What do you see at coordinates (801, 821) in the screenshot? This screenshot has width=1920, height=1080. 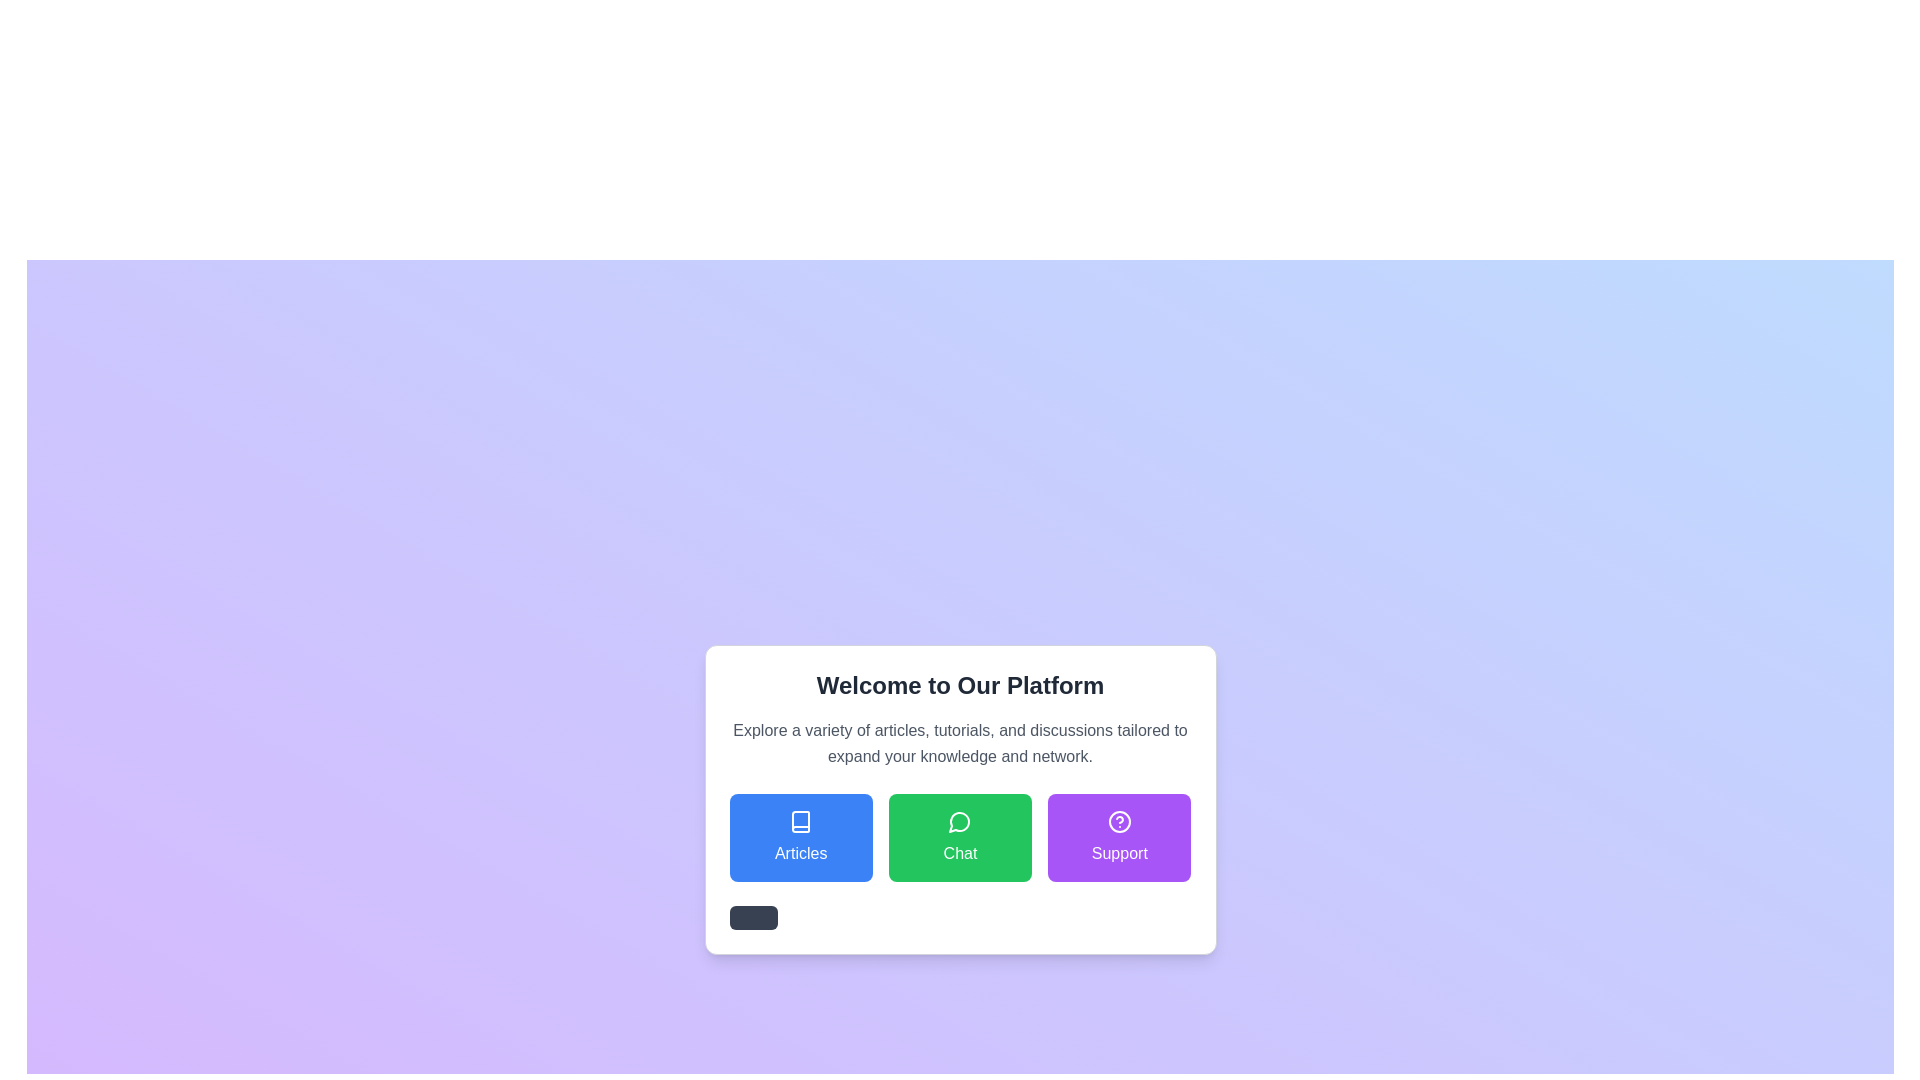 I see `the 'Articles' icon, which is a graphical representation in the first column of the layout` at bounding box center [801, 821].